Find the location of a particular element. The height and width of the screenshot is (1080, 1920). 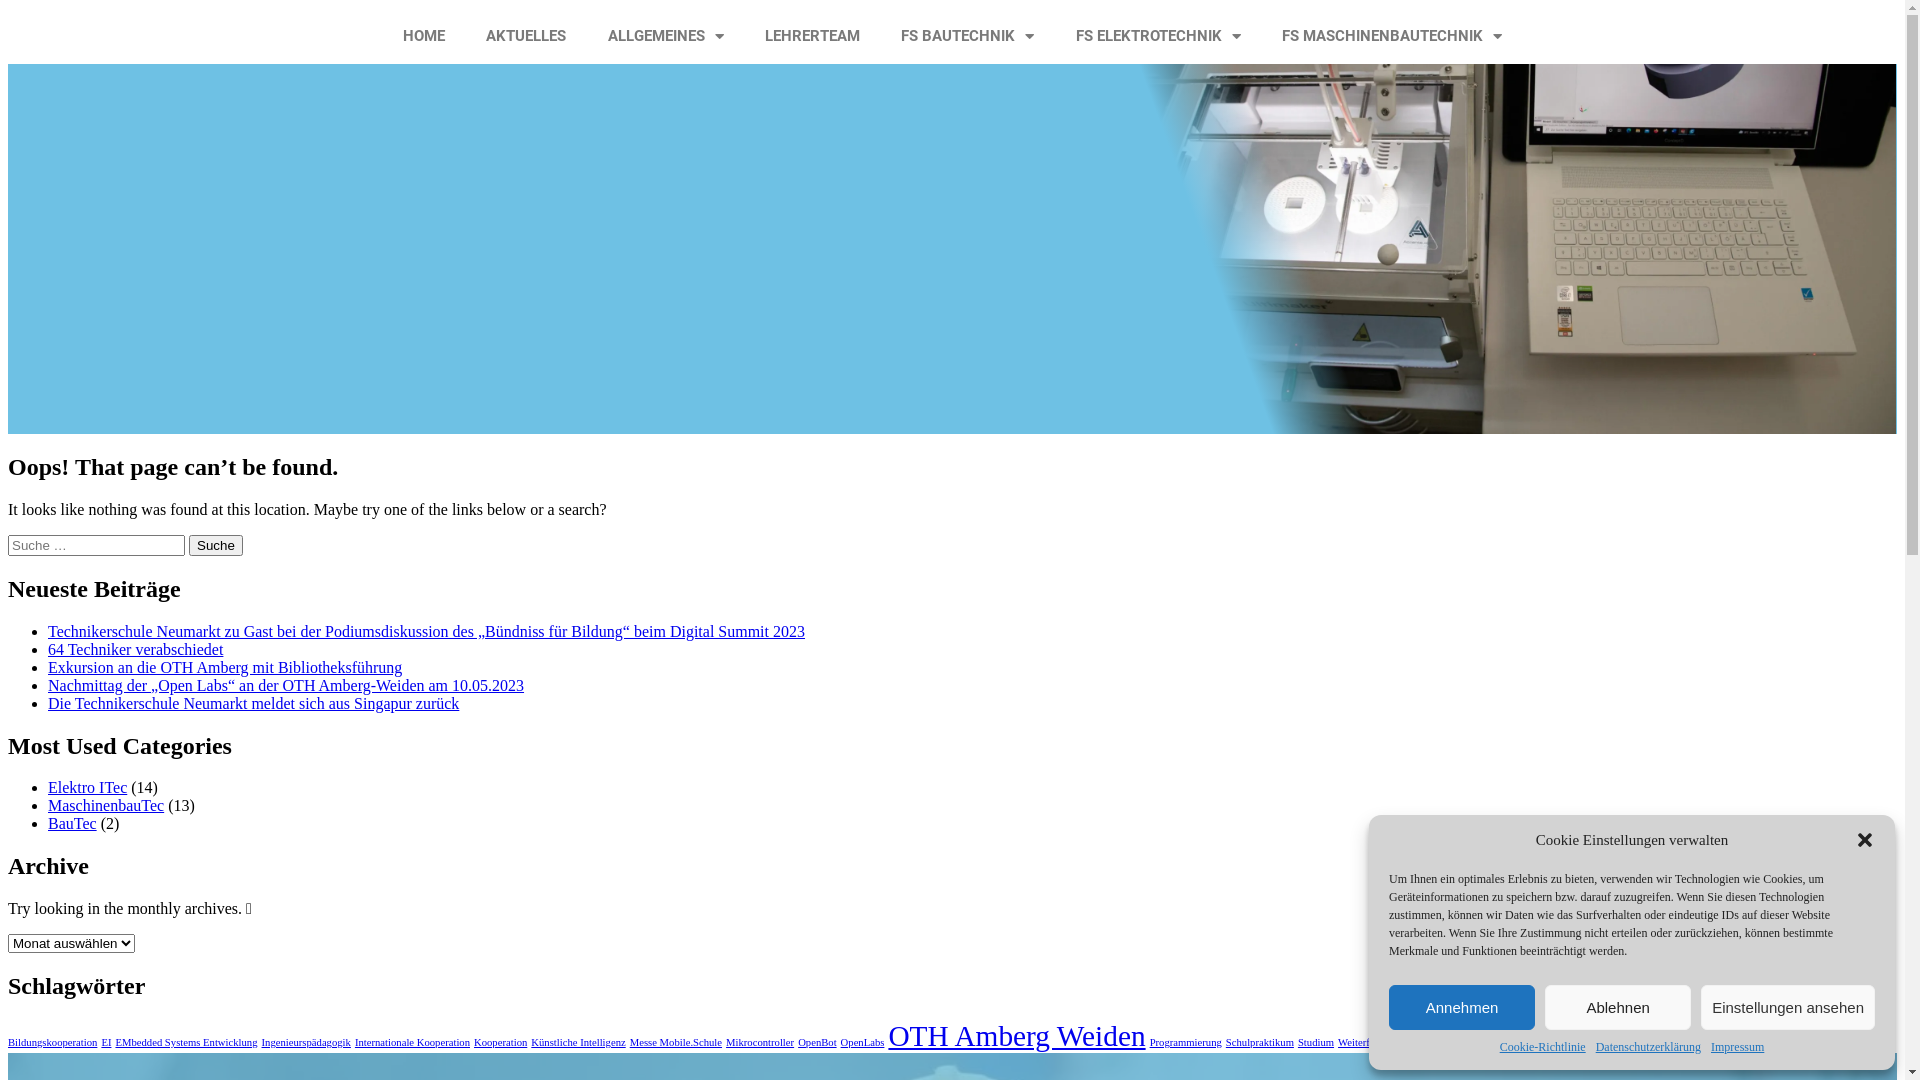

'MaschinenbauTec' is located at coordinates (104, 804).